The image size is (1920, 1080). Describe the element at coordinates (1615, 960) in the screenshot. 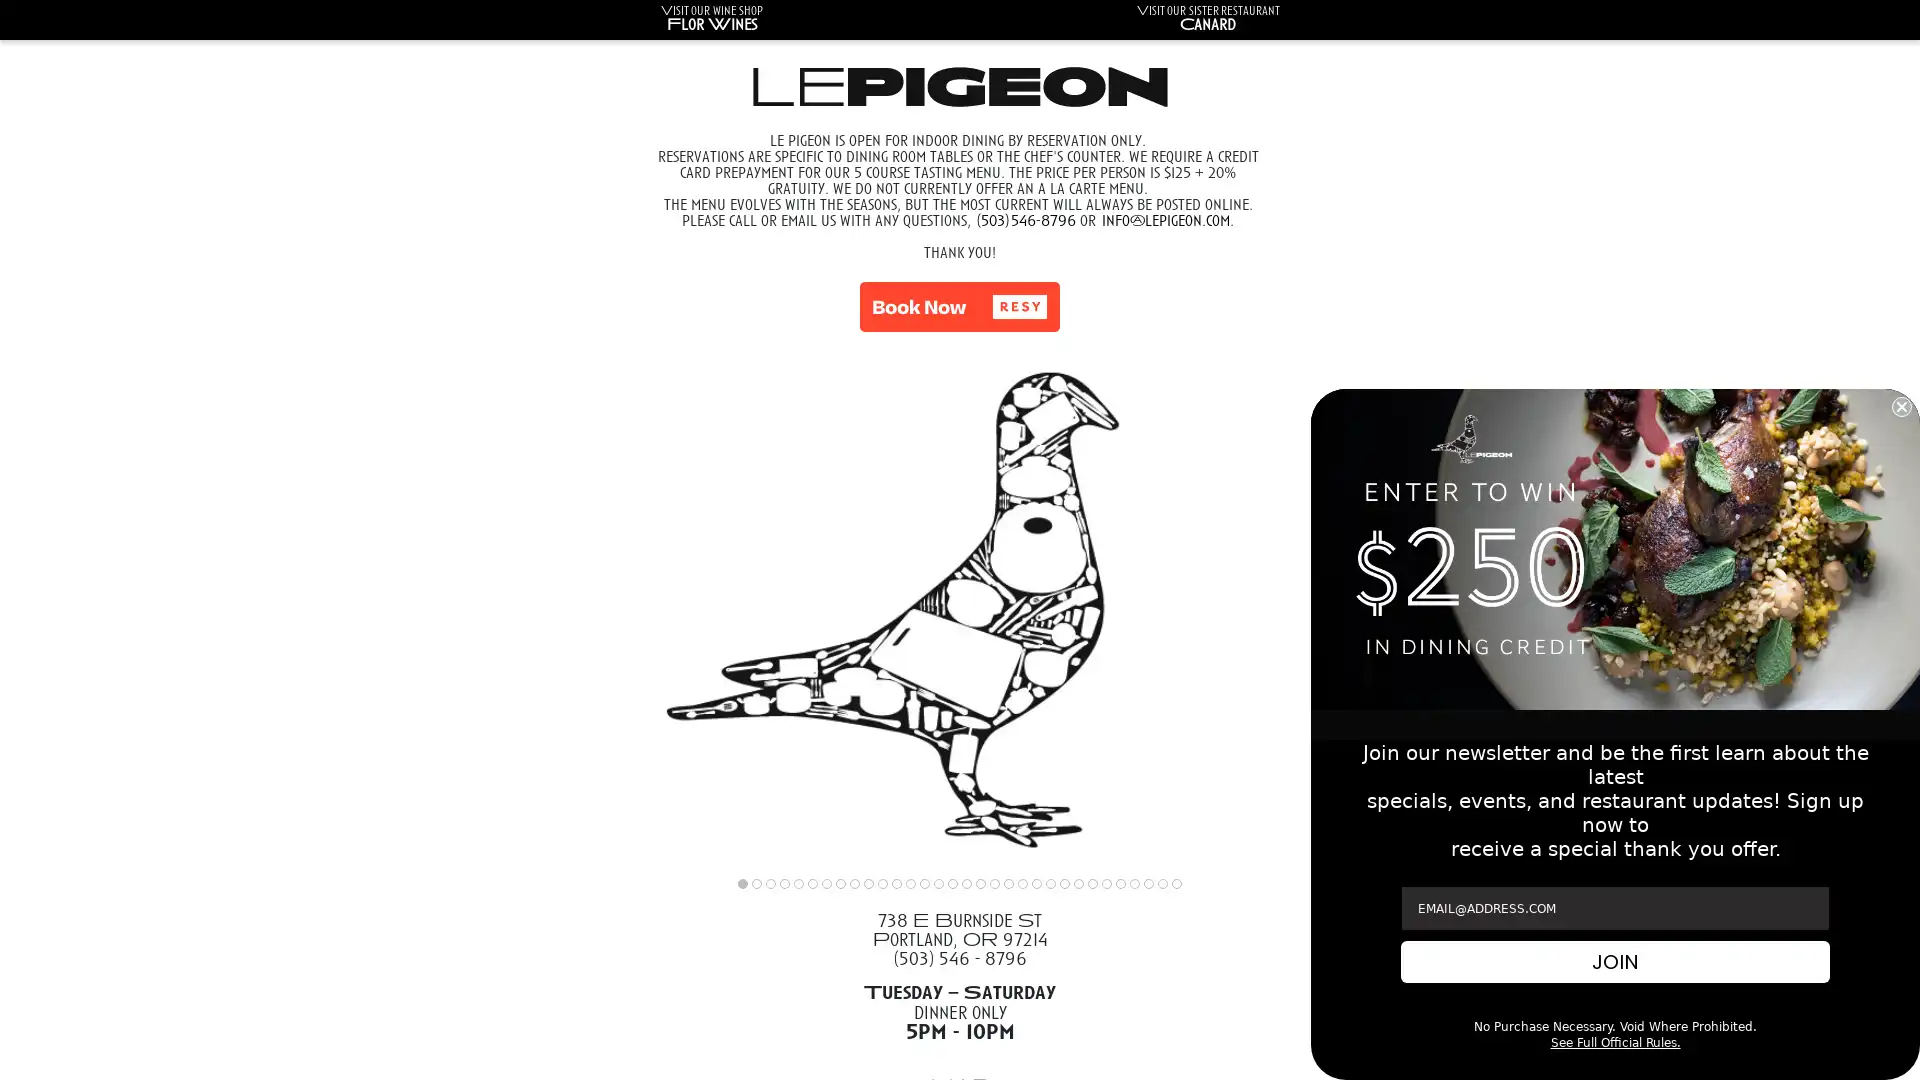

I see `JOIN` at that location.